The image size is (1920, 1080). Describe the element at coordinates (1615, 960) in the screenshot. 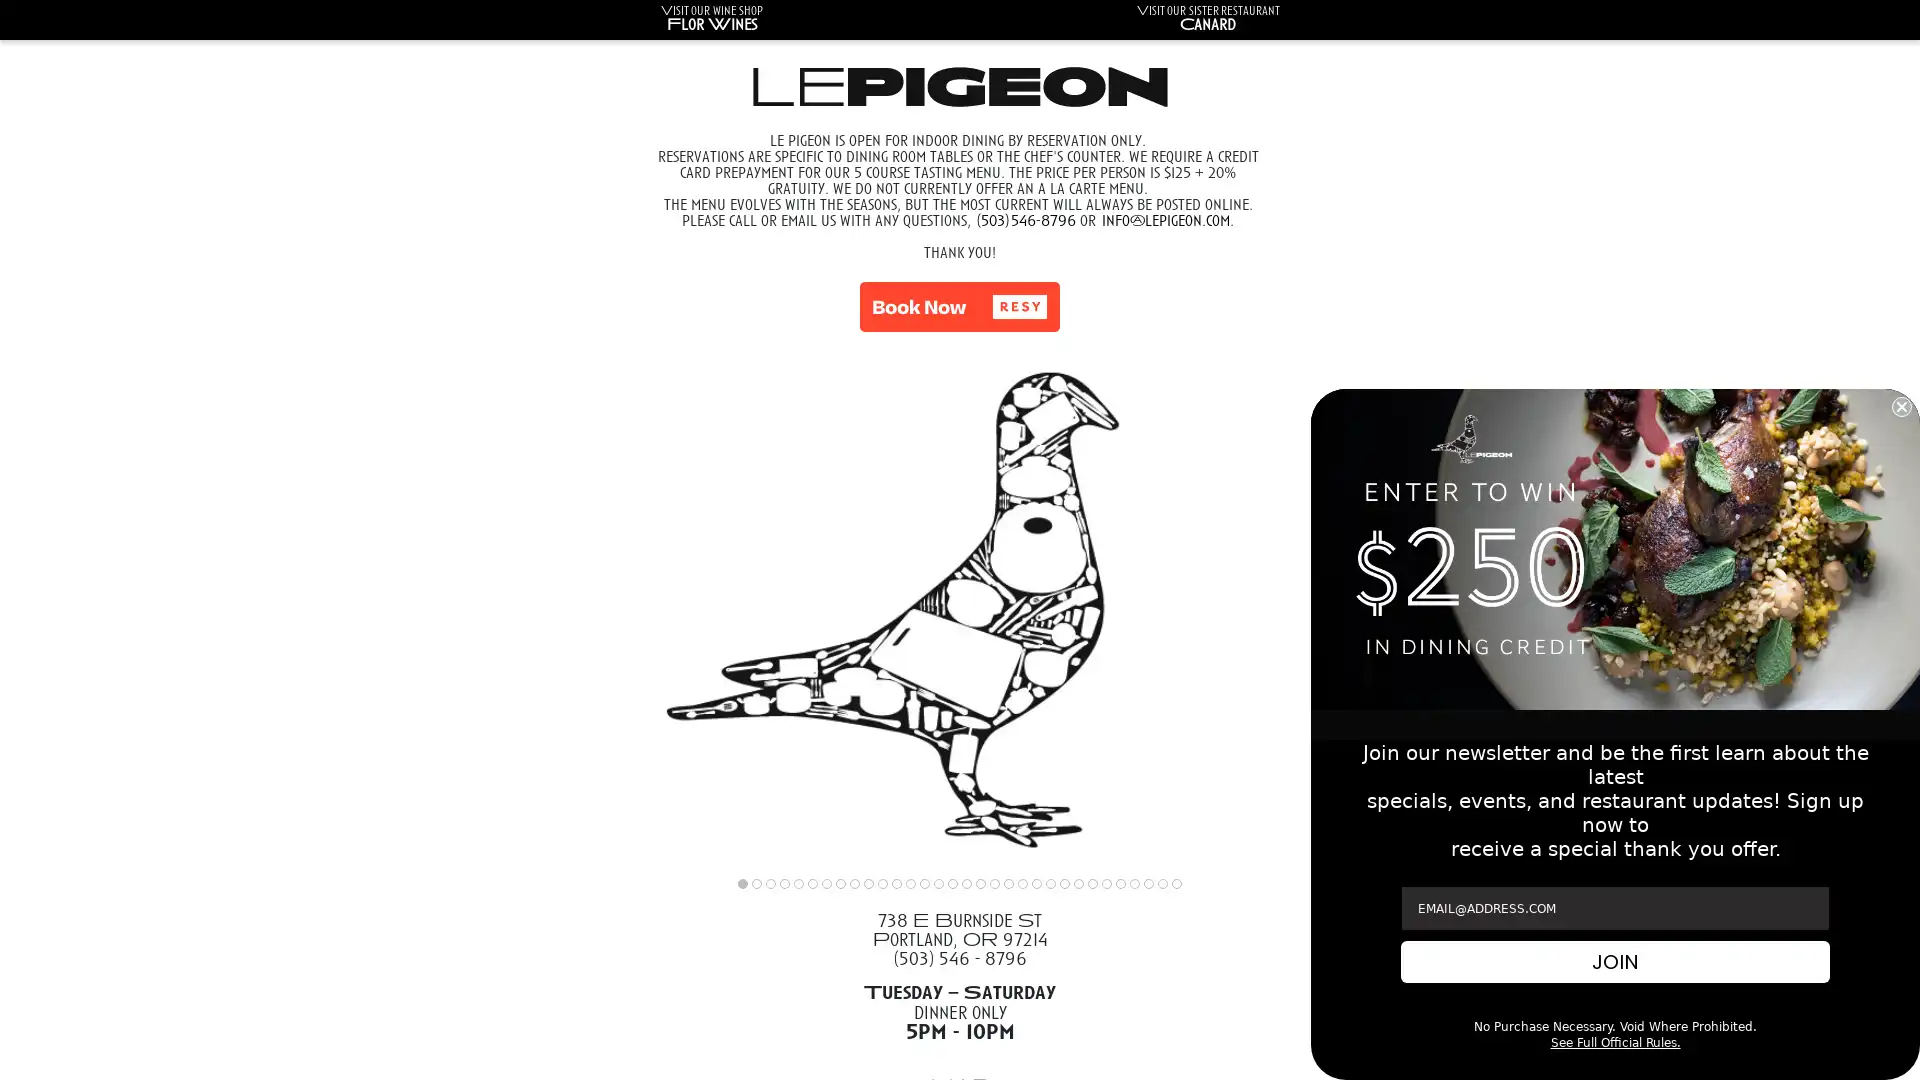

I see `JOIN` at that location.